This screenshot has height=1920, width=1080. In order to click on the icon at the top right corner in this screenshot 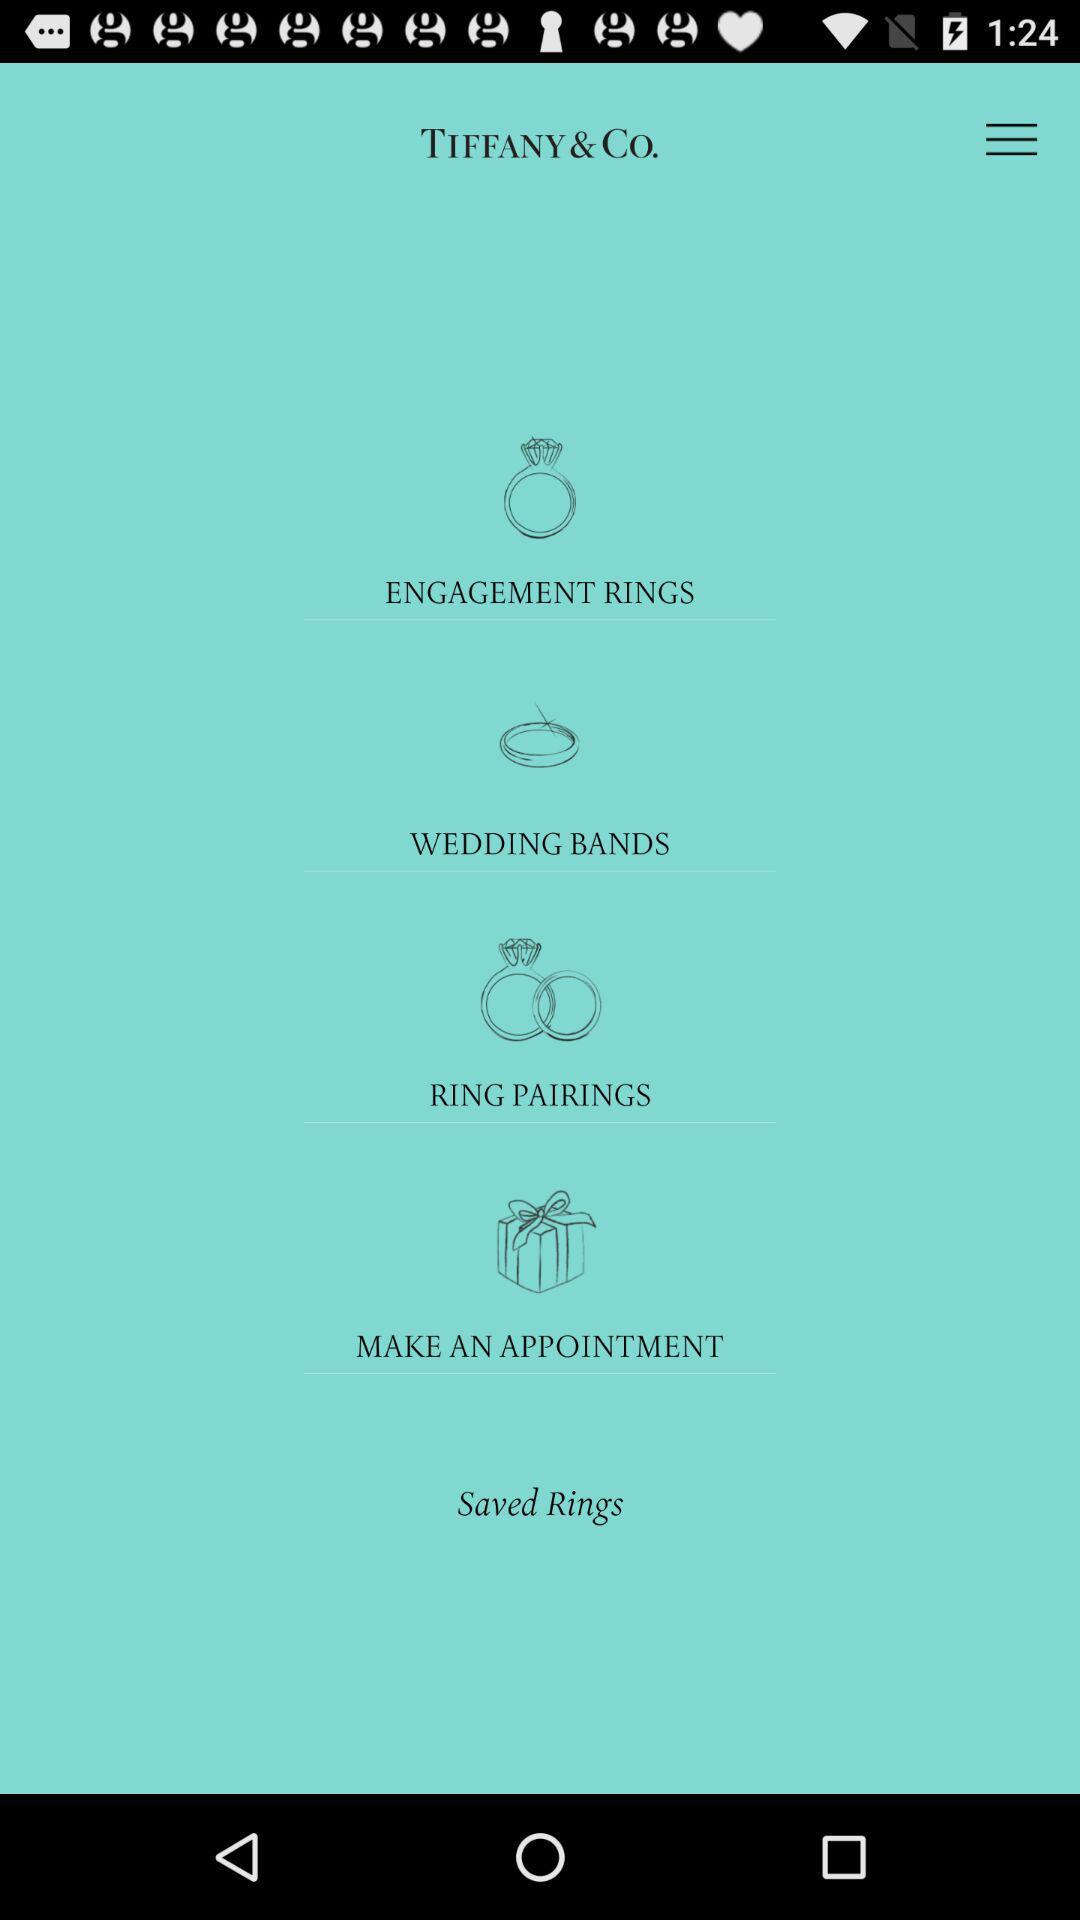, I will do `click(1011, 138)`.